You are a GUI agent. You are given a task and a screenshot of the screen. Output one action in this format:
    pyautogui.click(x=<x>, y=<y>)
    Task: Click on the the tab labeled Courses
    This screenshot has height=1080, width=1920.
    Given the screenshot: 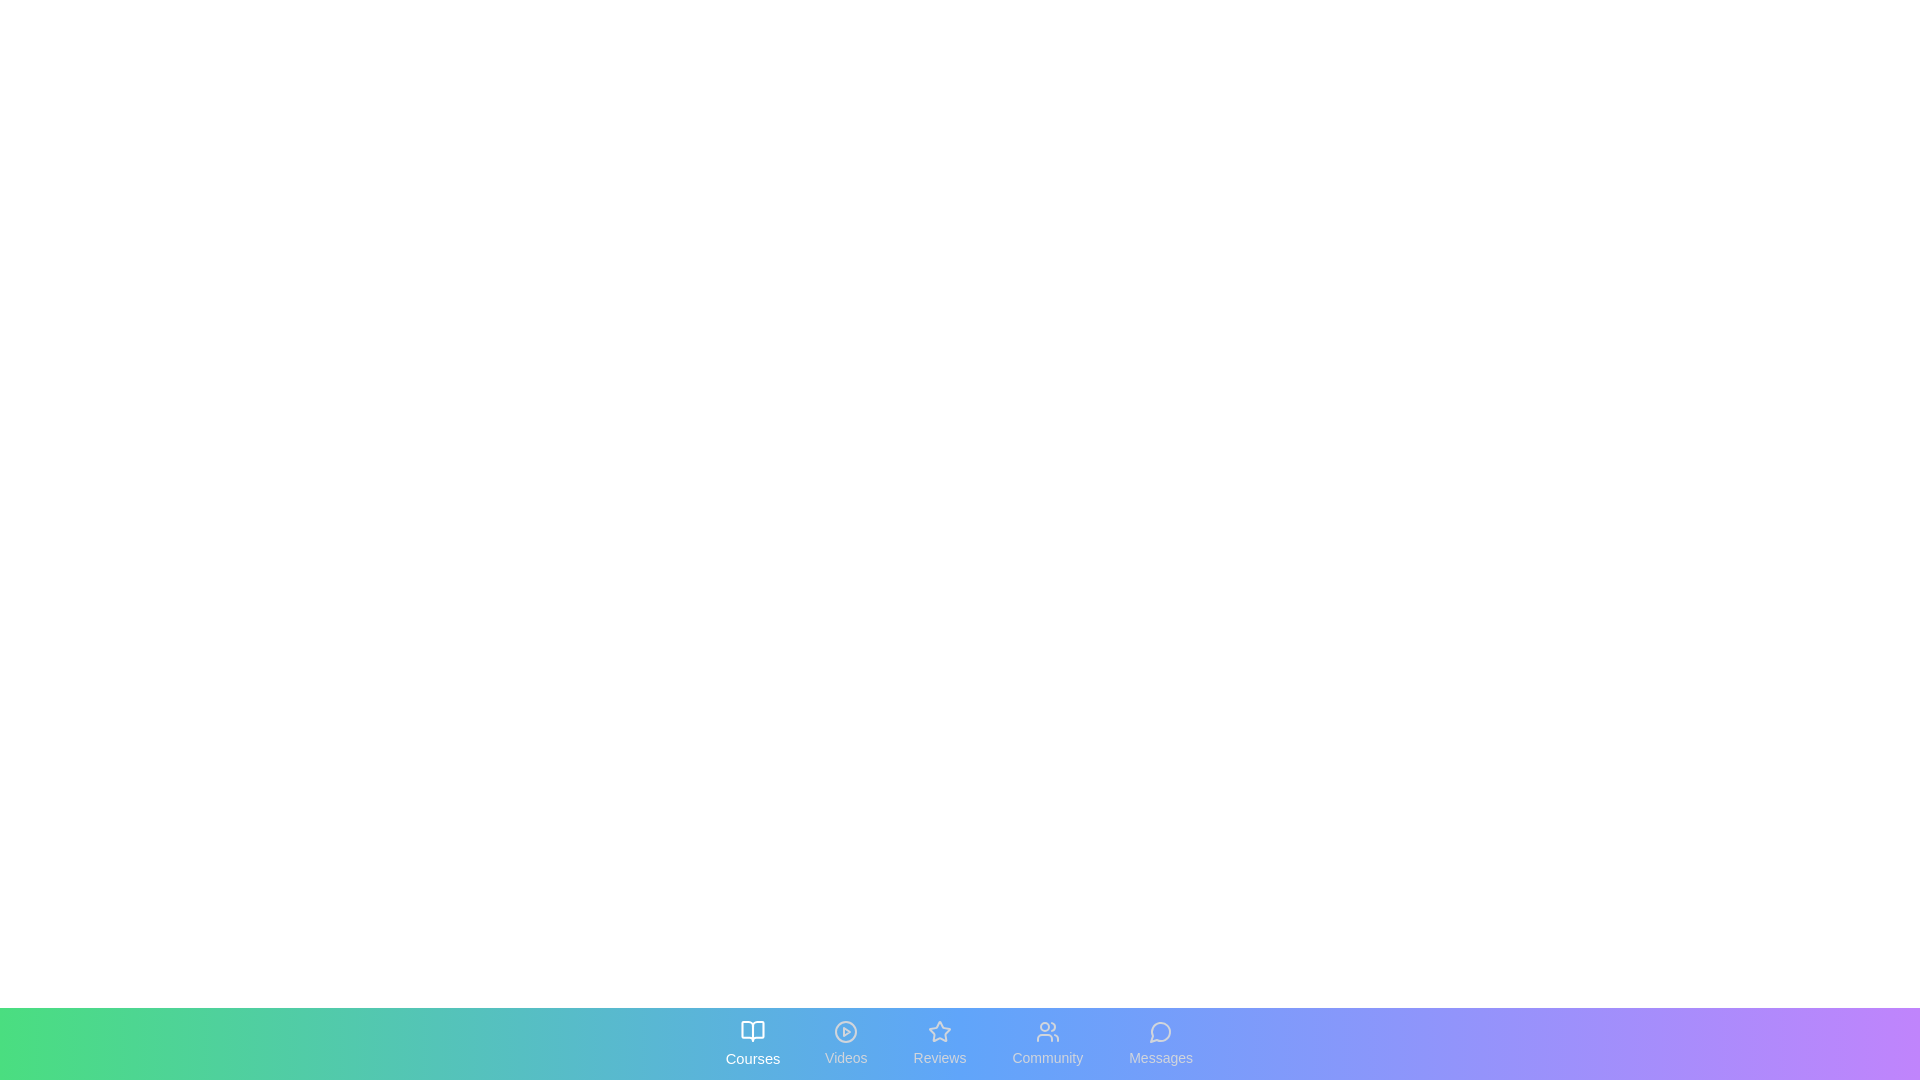 What is the action you would take?
    pyautogui.click(x=752, y=1043)
    